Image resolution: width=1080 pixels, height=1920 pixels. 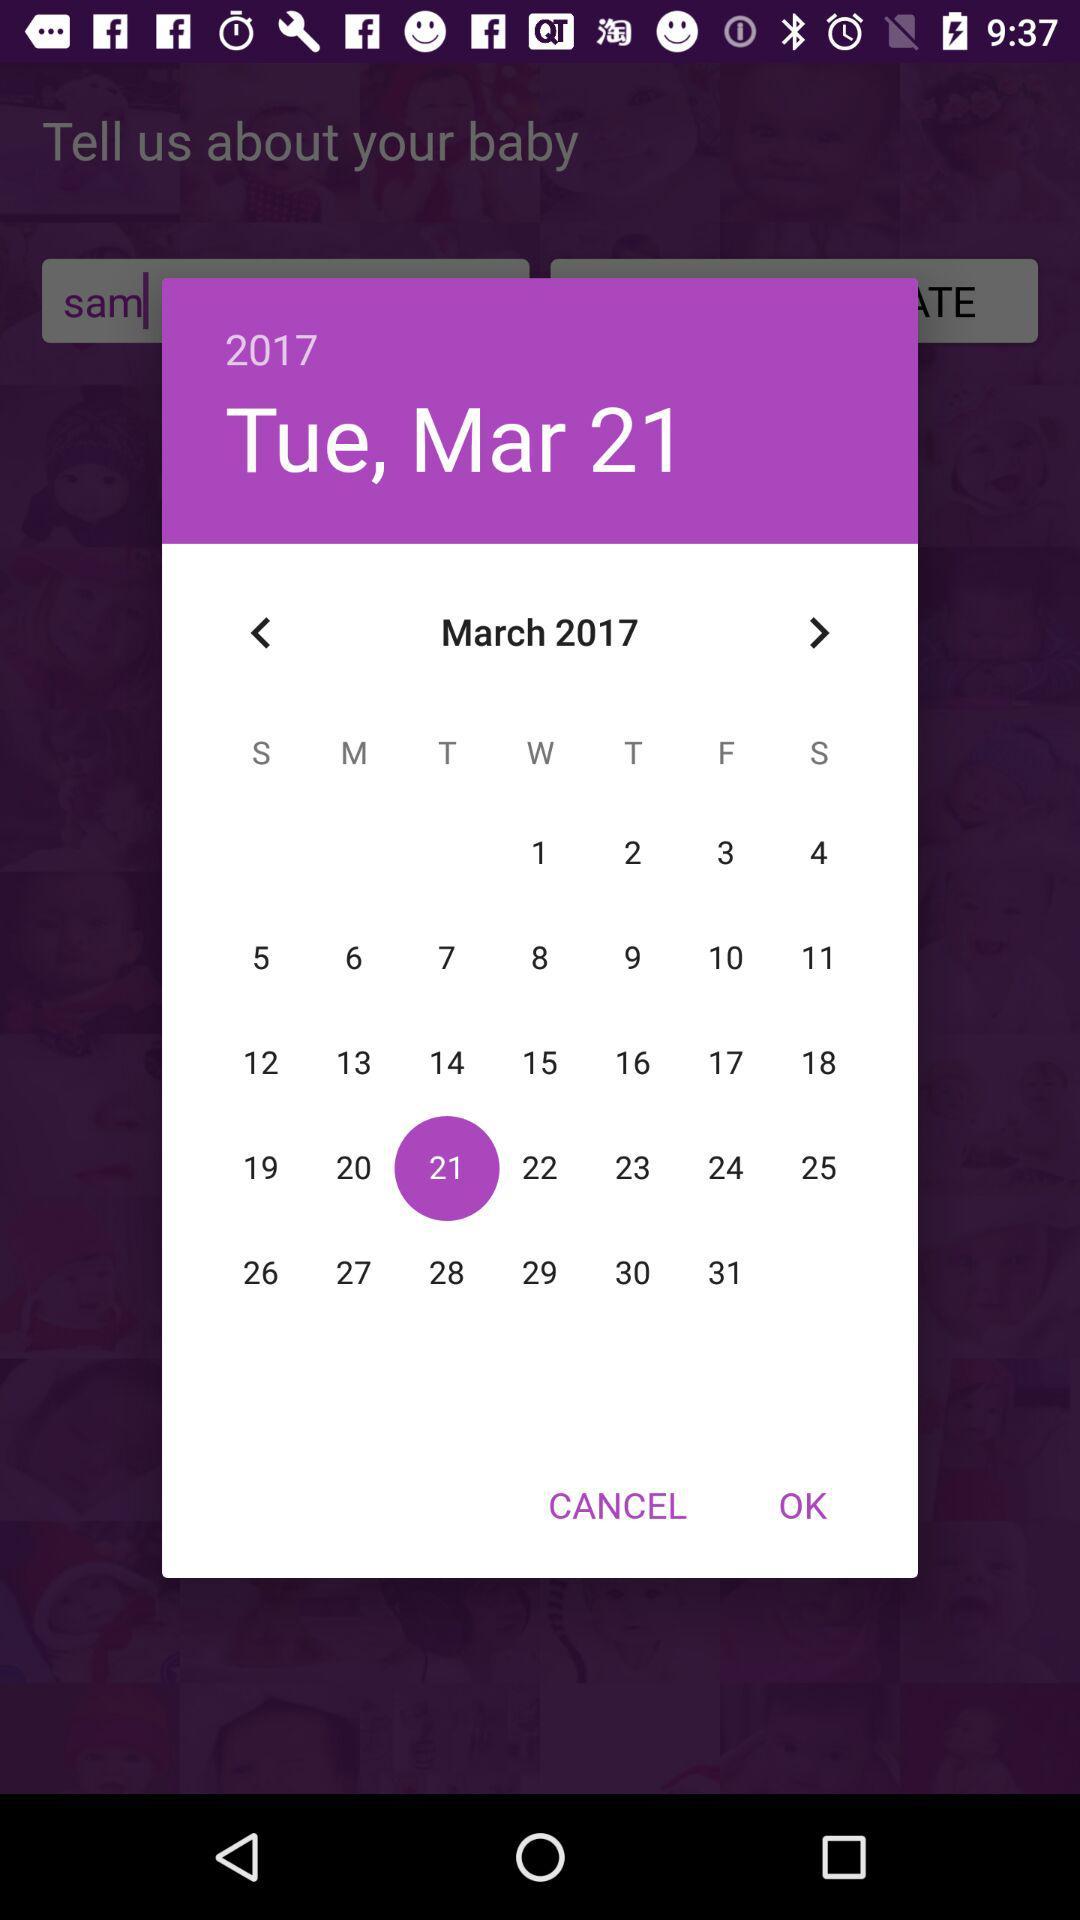 I want to click on the icon above the ok item, so click(x=818, y=632).